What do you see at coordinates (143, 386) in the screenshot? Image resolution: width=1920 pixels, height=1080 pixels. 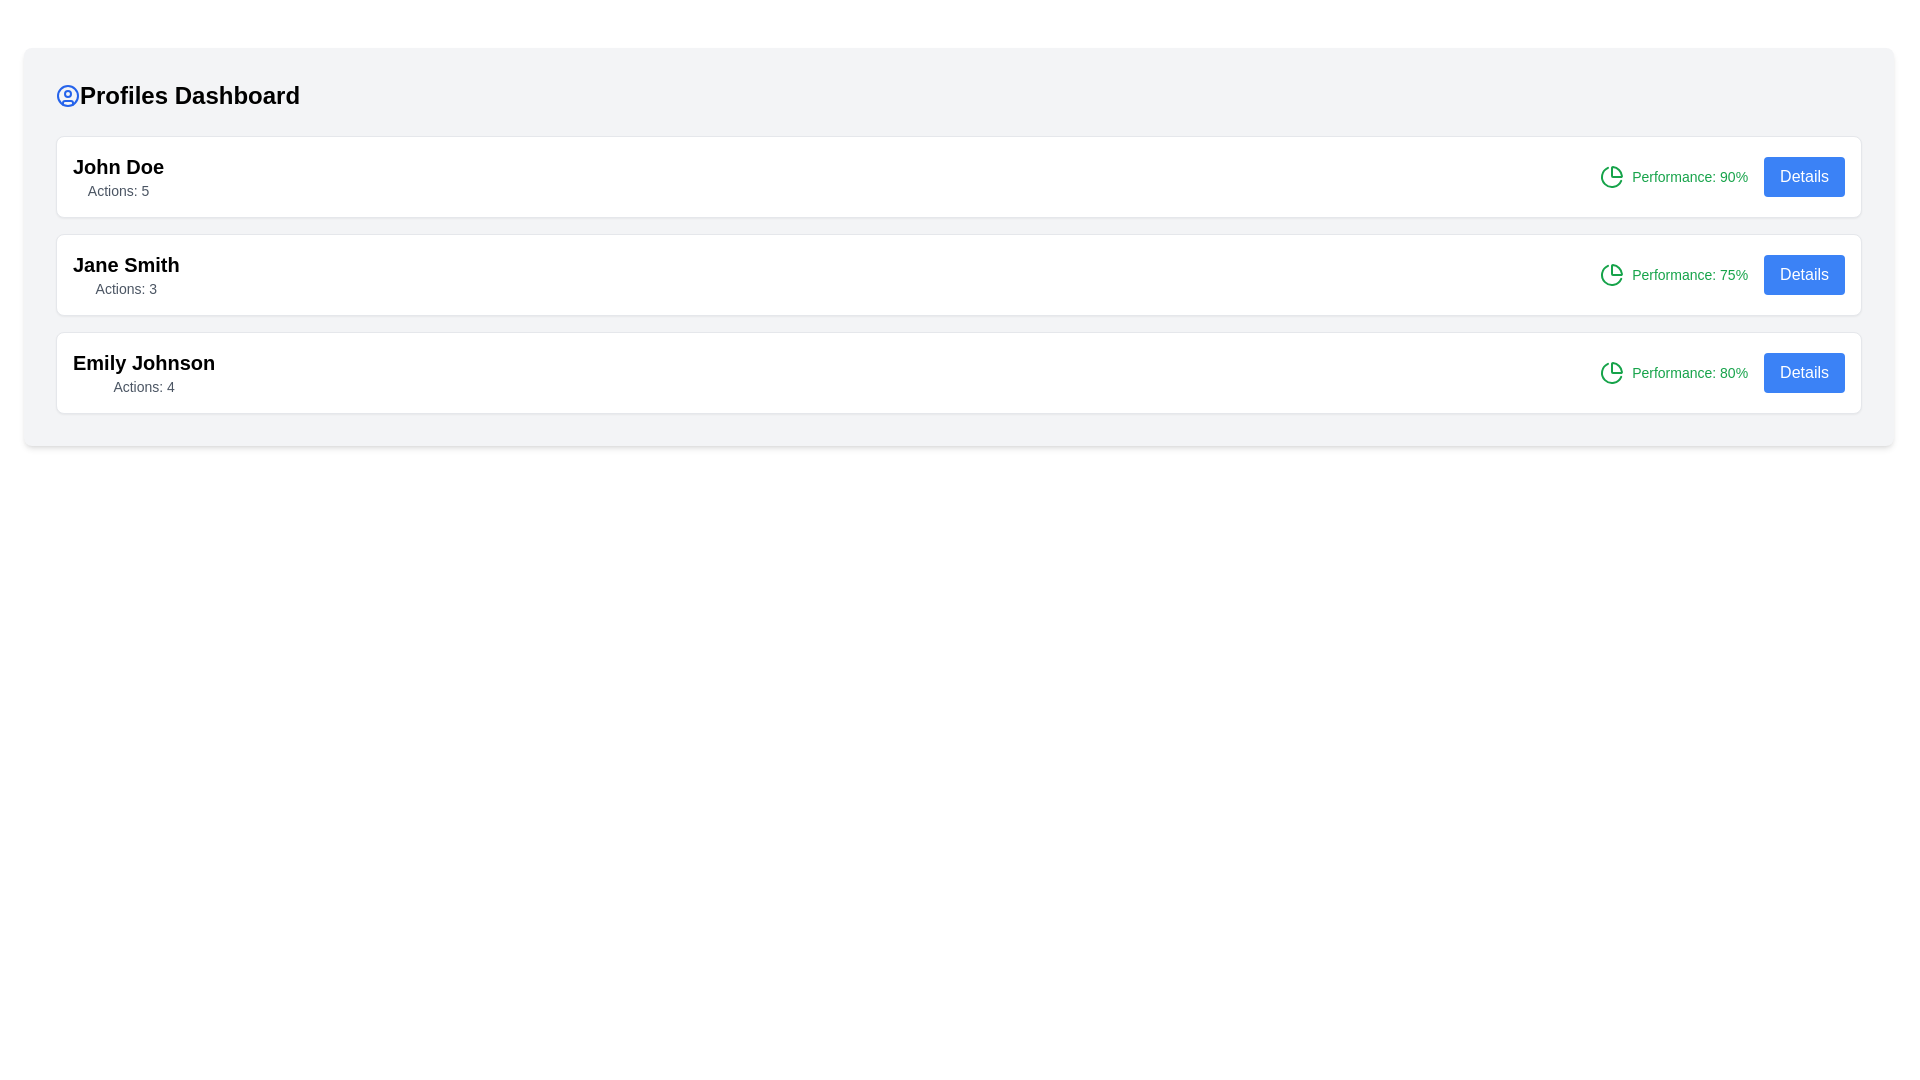 I see `the text display 'Actions: 4', which is styled in small gray text and located below 'Emily Johnson' in the third section of the profiles list` at bounding box center [143, 386].